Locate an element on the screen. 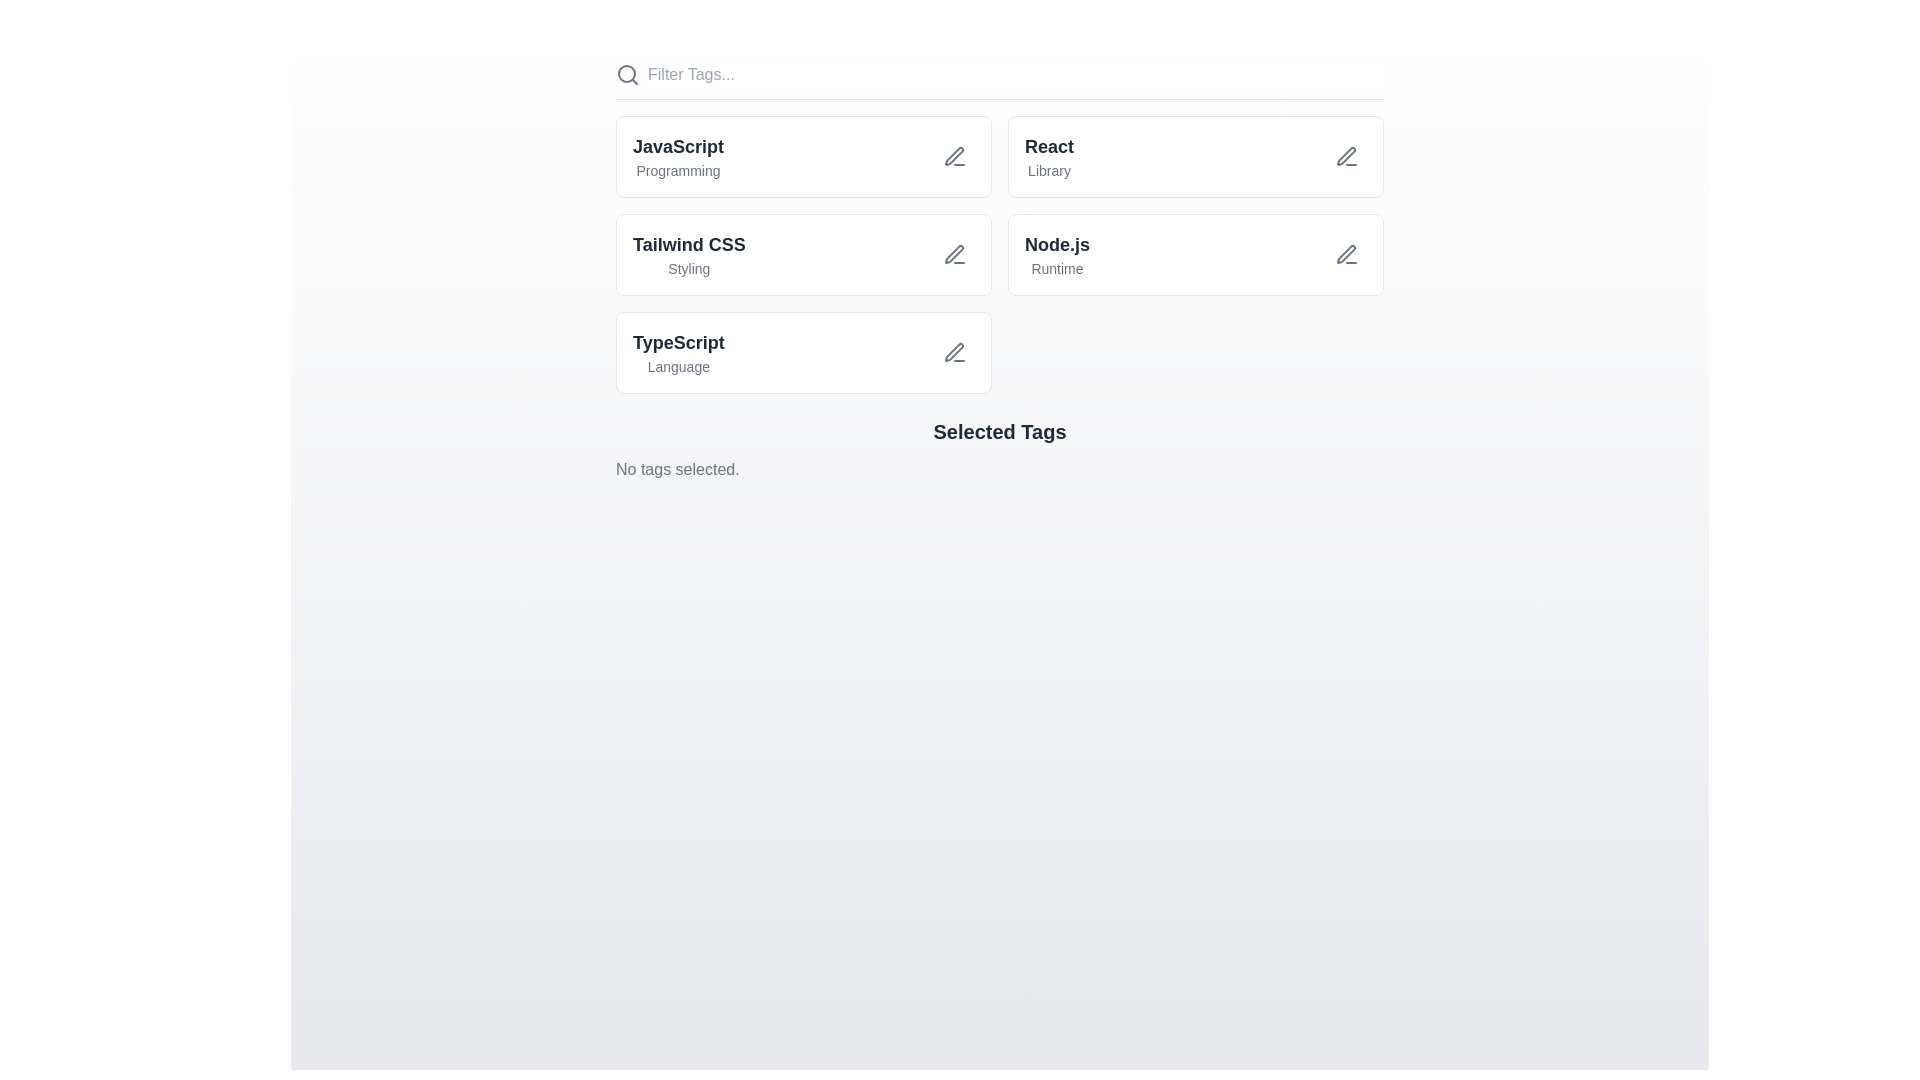 This screenshot has width=1920, height=1080. the text label displaying 'Runtime' that is styled with a small-sized gray font and positioned beneath the 'Node.js' label is located at coordinates (1056, 268).